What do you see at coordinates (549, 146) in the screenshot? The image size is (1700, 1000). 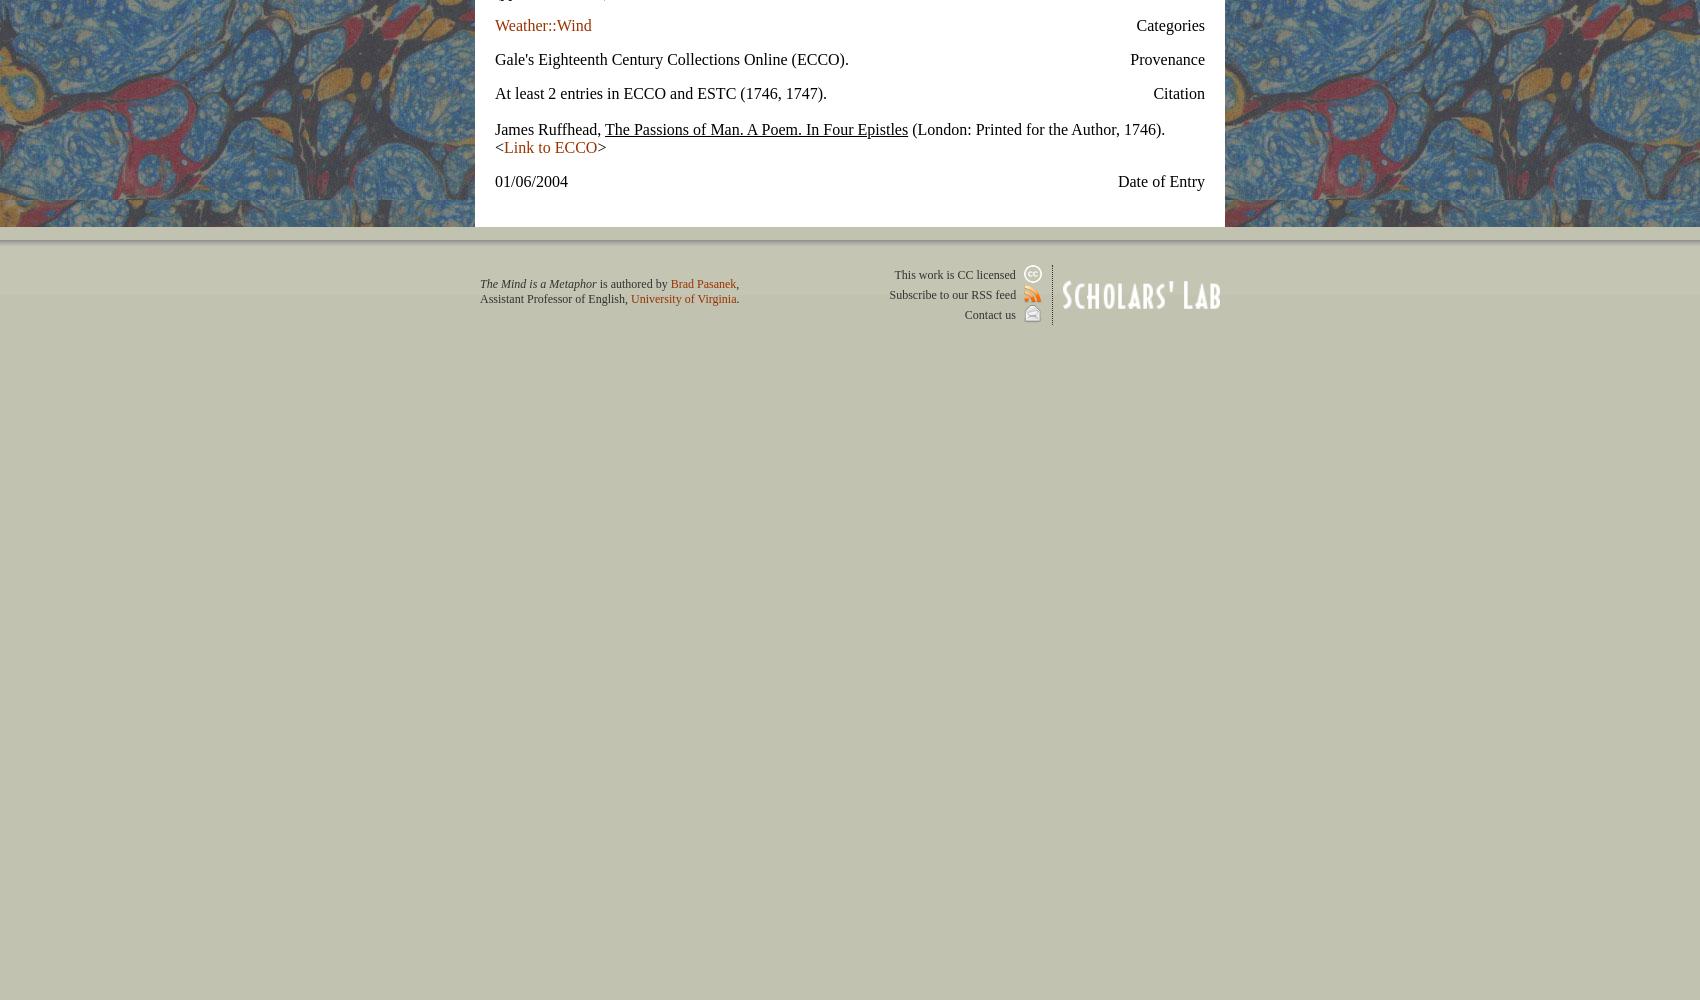 I see `'Link to ECCO'` at bounding box center [549, 146].